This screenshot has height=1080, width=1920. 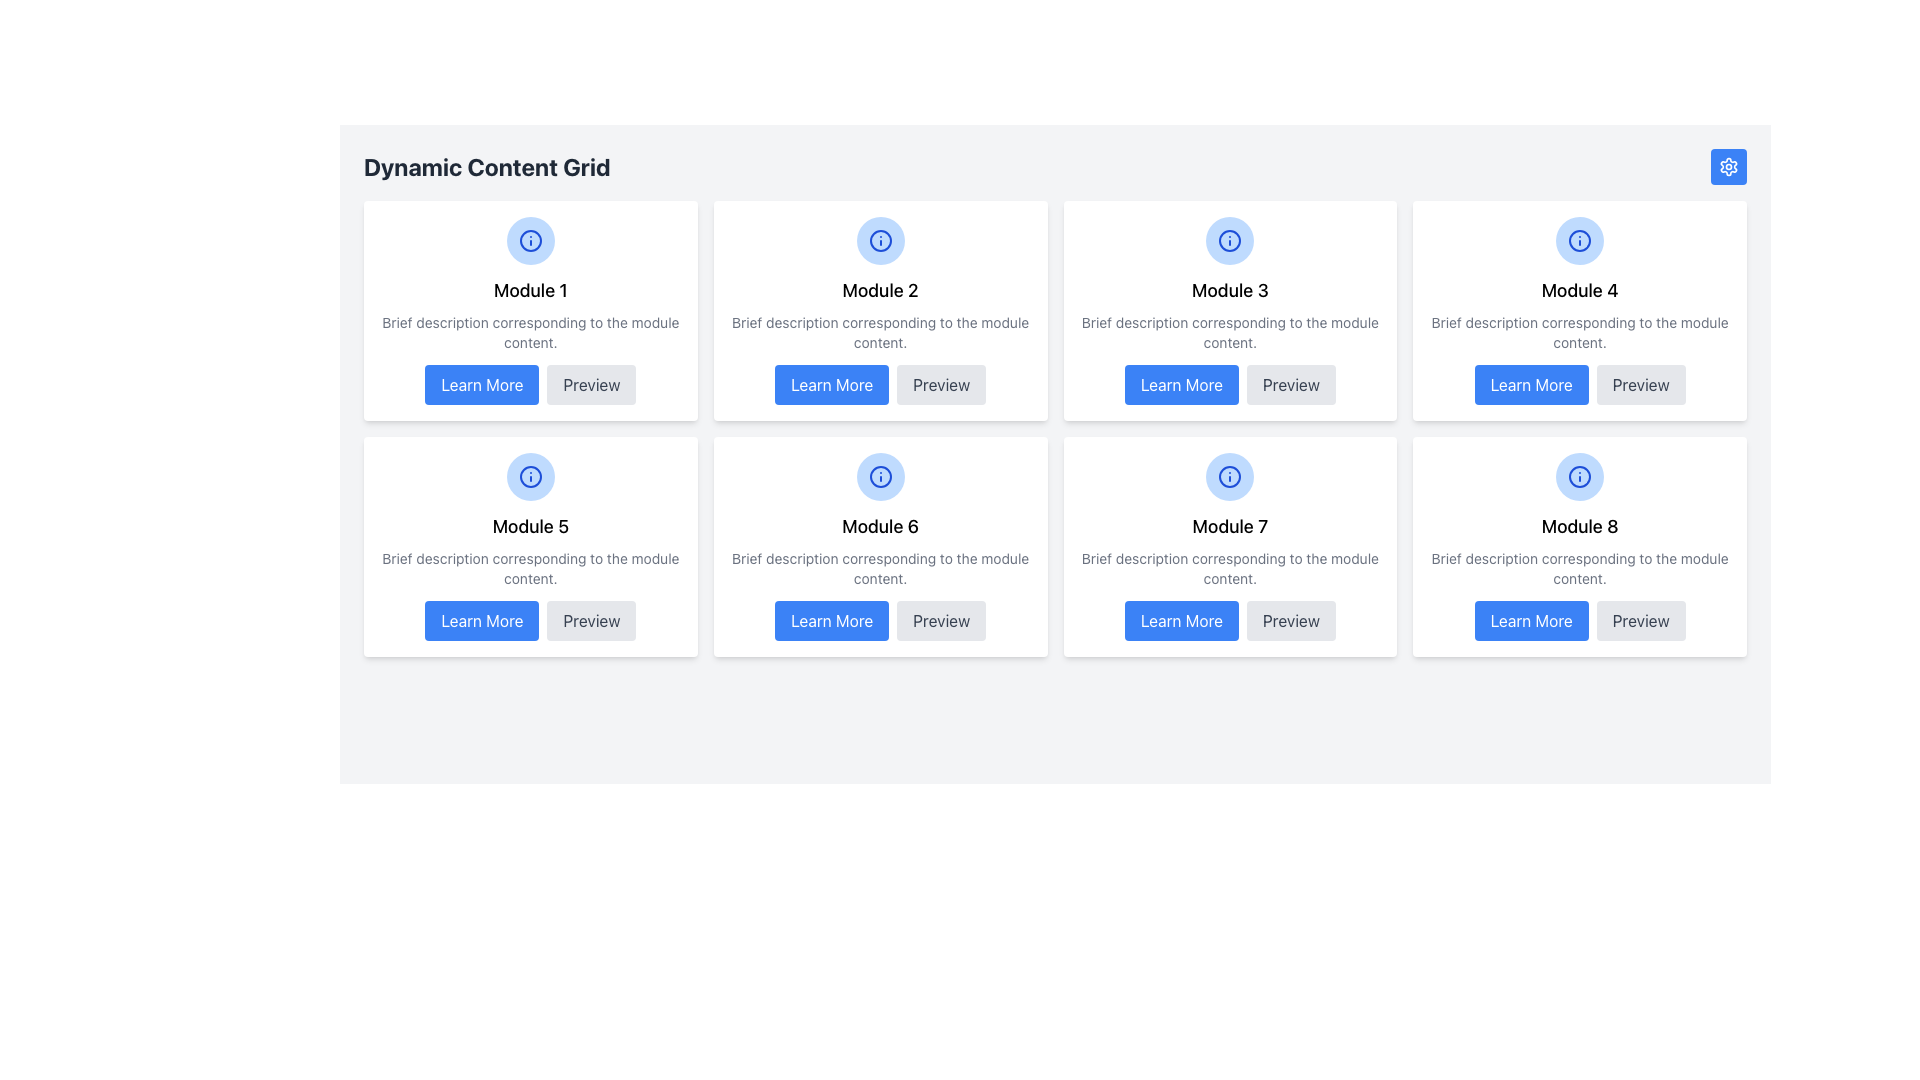 What do you see at coordinates (880, 239) in the screenshot?
I see `the information icon located at the center-top of the 'Module 2' card to interact with associated information` at bounding box center [880, 239].